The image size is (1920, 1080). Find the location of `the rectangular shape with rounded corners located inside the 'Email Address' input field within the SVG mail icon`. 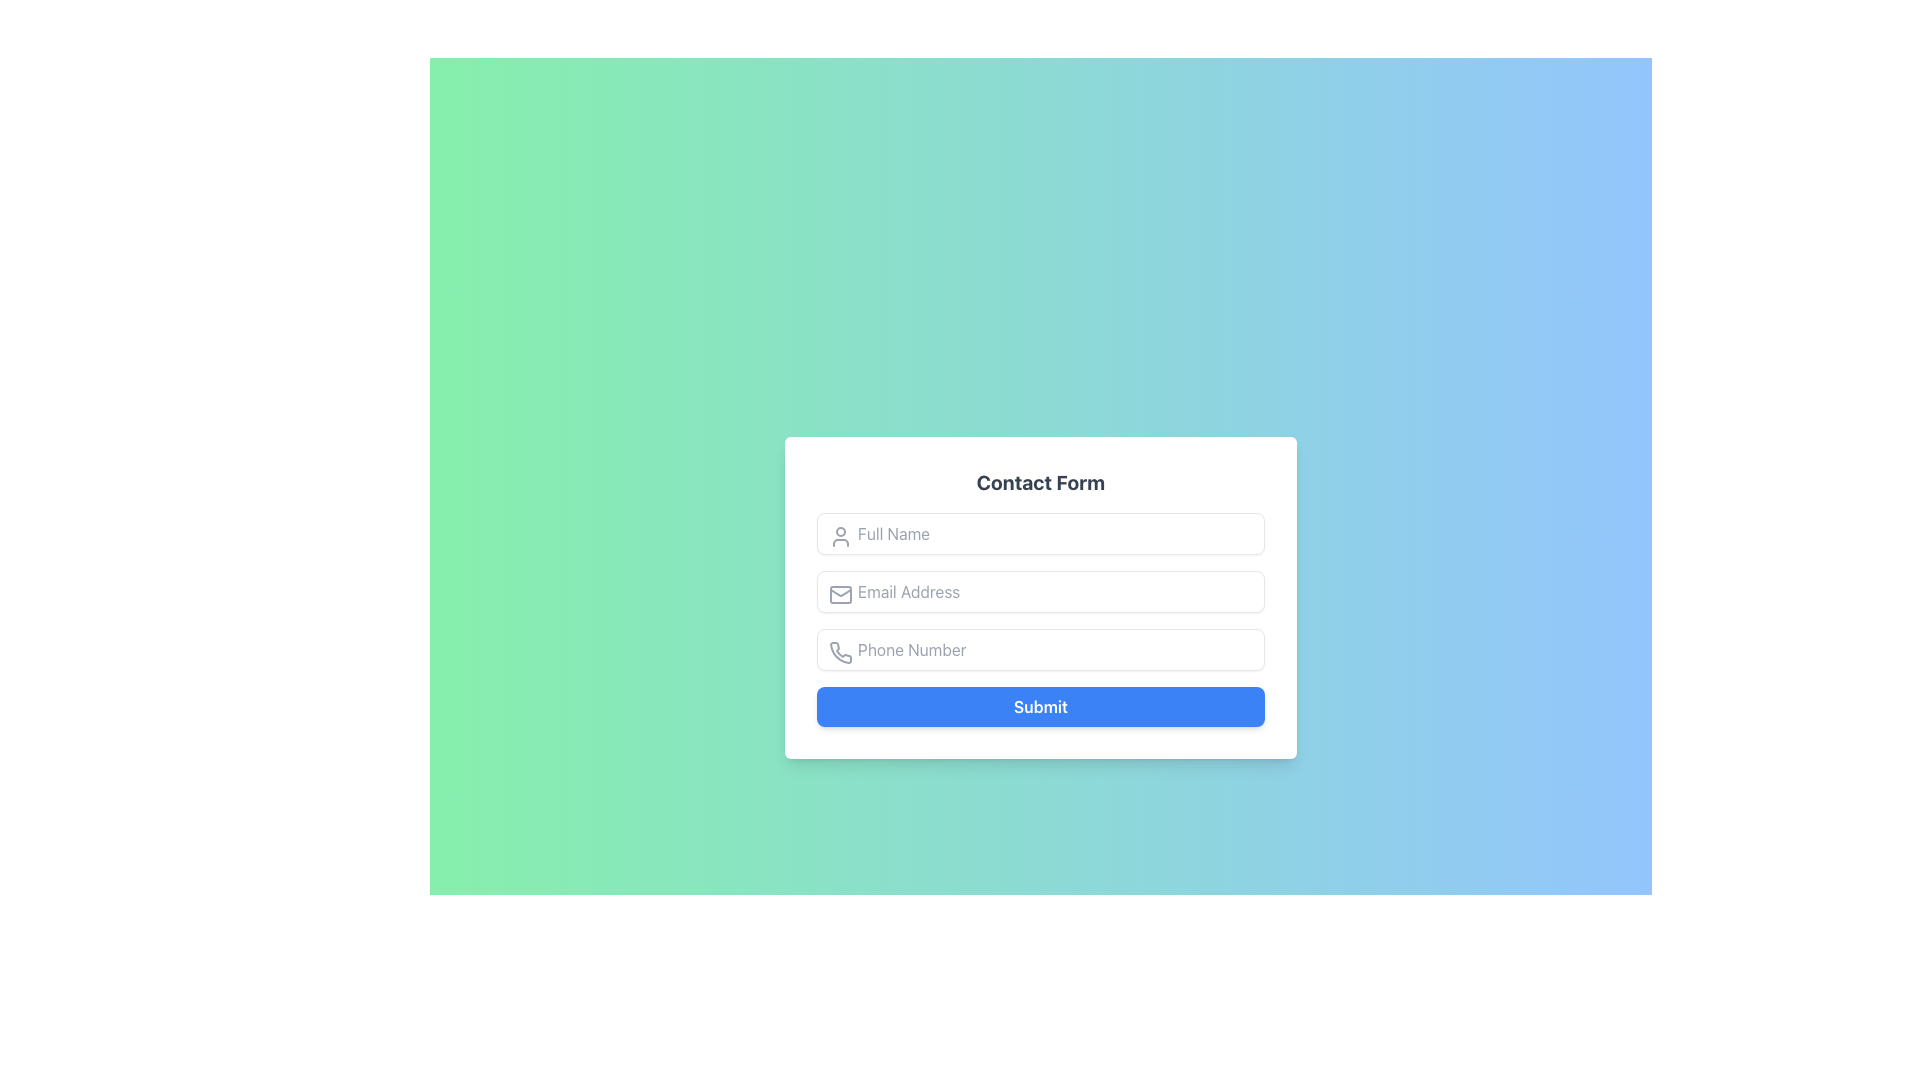

the rectangular shape with rounded corners located inside the 'Email Address' input field within the SVG mail icon is located at coordinates (840, 593).